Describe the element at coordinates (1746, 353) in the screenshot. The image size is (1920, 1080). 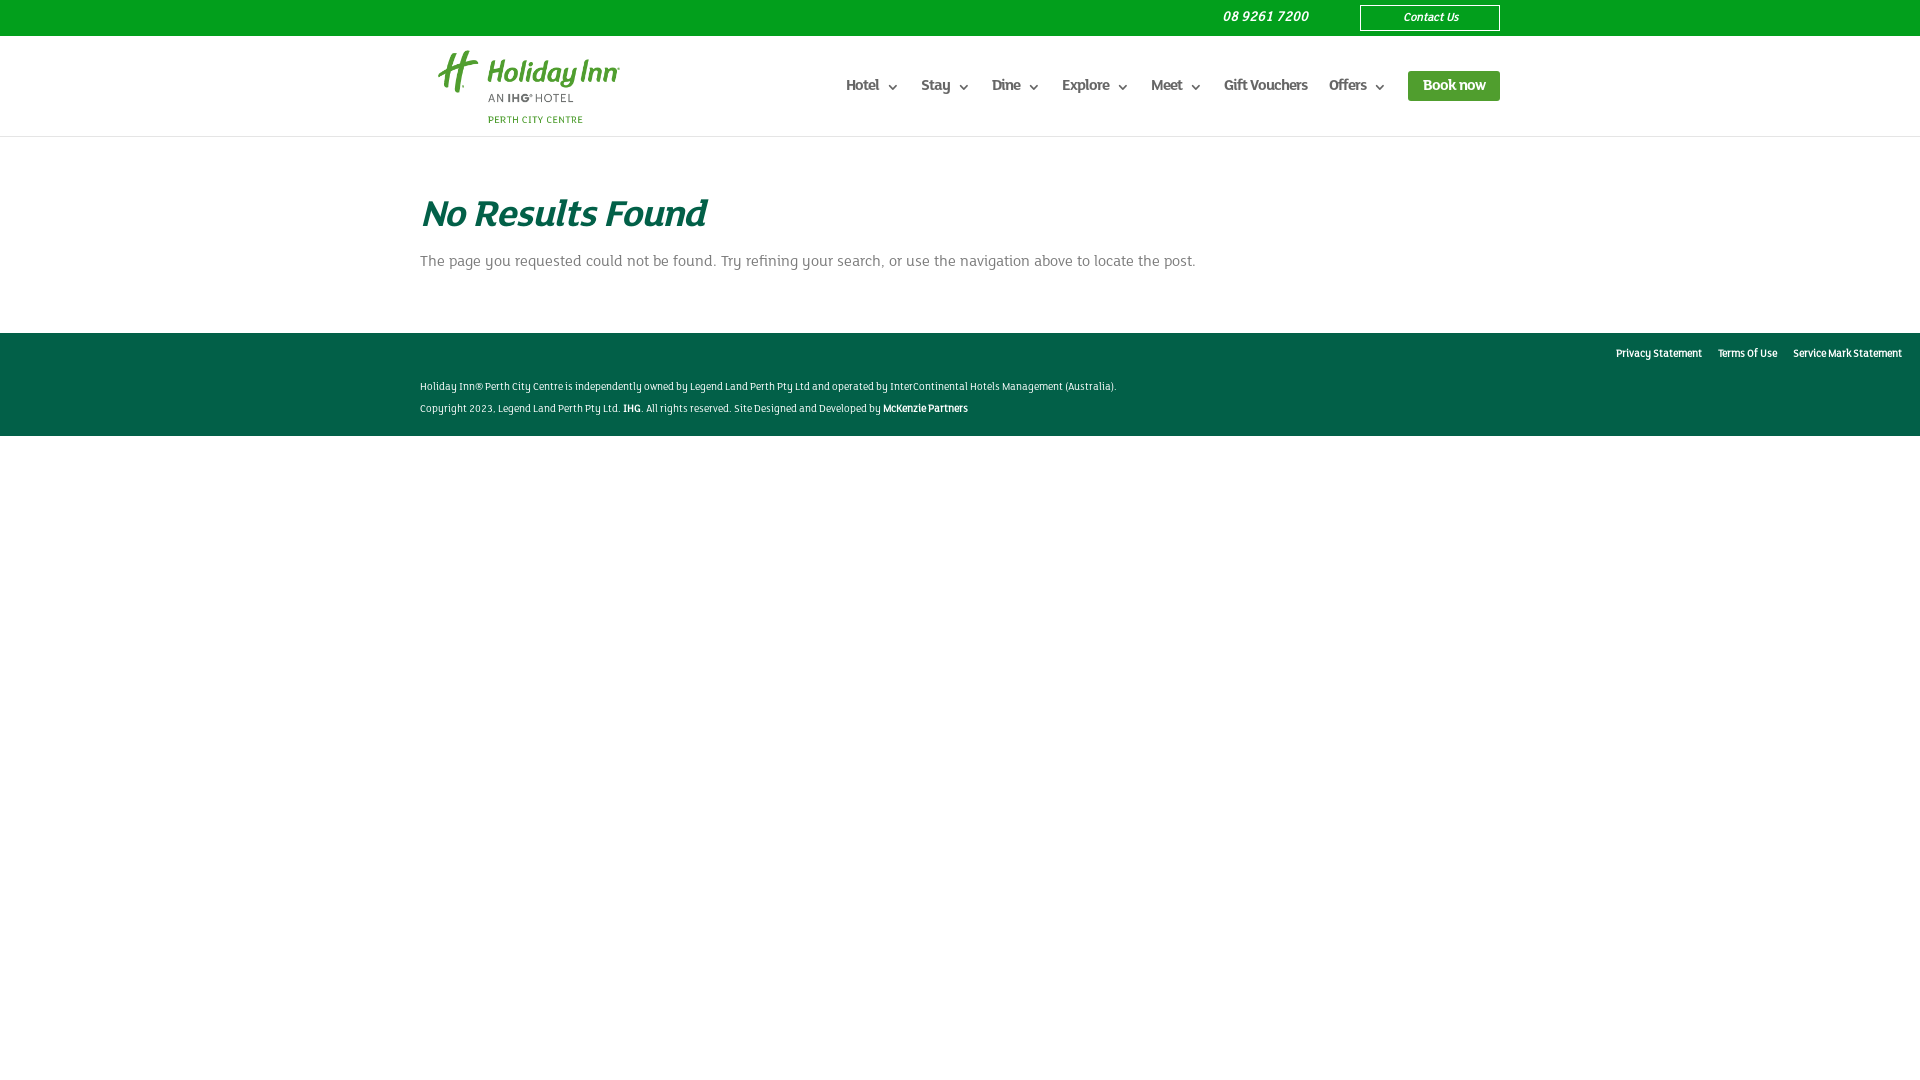
I see `'Terms Of Use'` at that location.